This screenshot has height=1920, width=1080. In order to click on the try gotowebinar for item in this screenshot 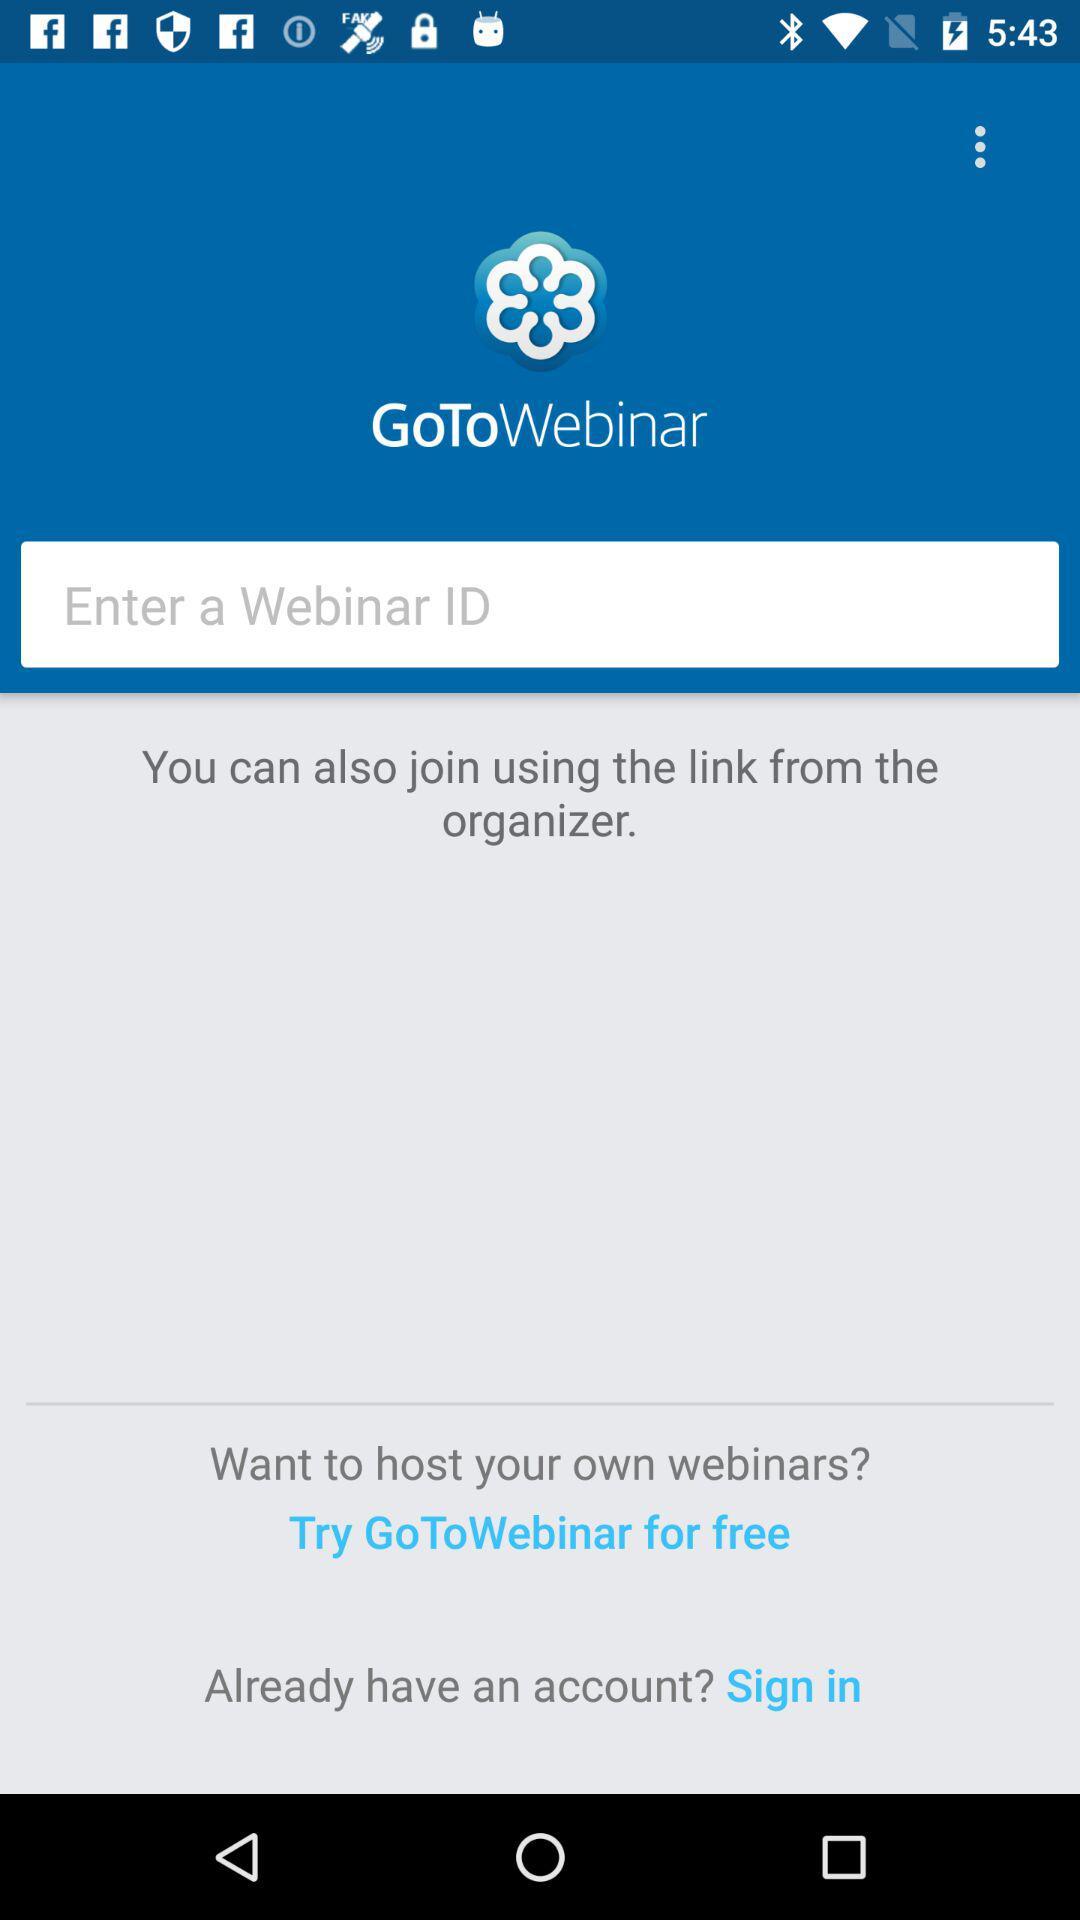, I will do `click(538, 1530)`.